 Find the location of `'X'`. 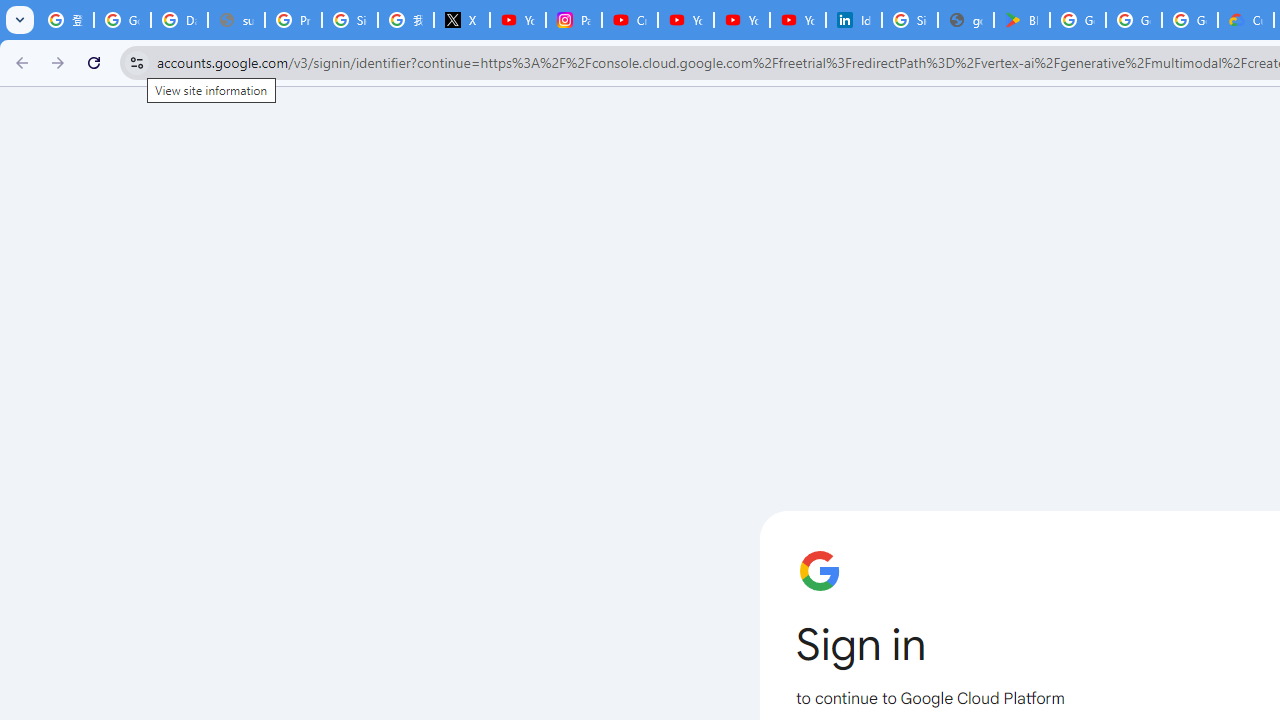

'X' is located at coordinates (461, 20).